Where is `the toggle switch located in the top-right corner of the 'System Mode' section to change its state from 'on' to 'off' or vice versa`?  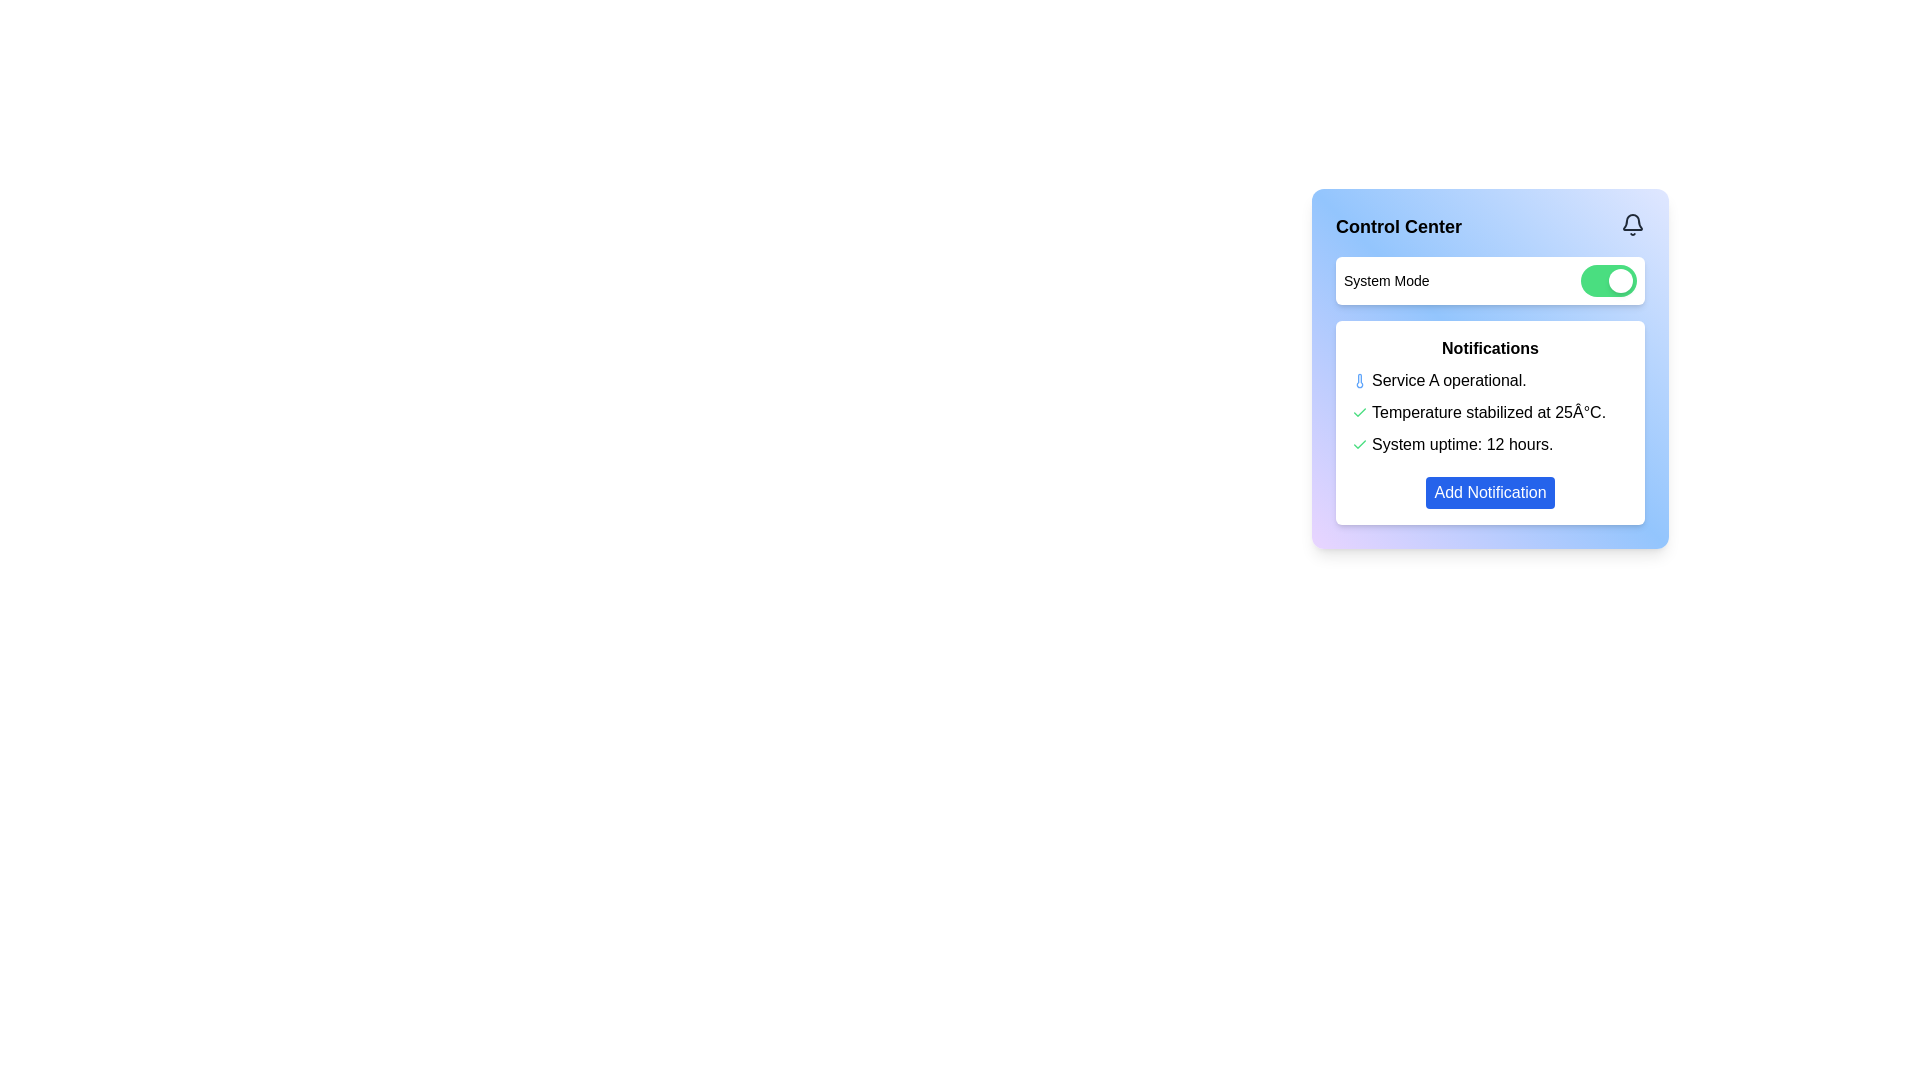
the toggle switch located in the top-right corner of the 'System Mode' section to change its state from 'on' to 'off' or vice versa is located at coordinates (1608, 281).